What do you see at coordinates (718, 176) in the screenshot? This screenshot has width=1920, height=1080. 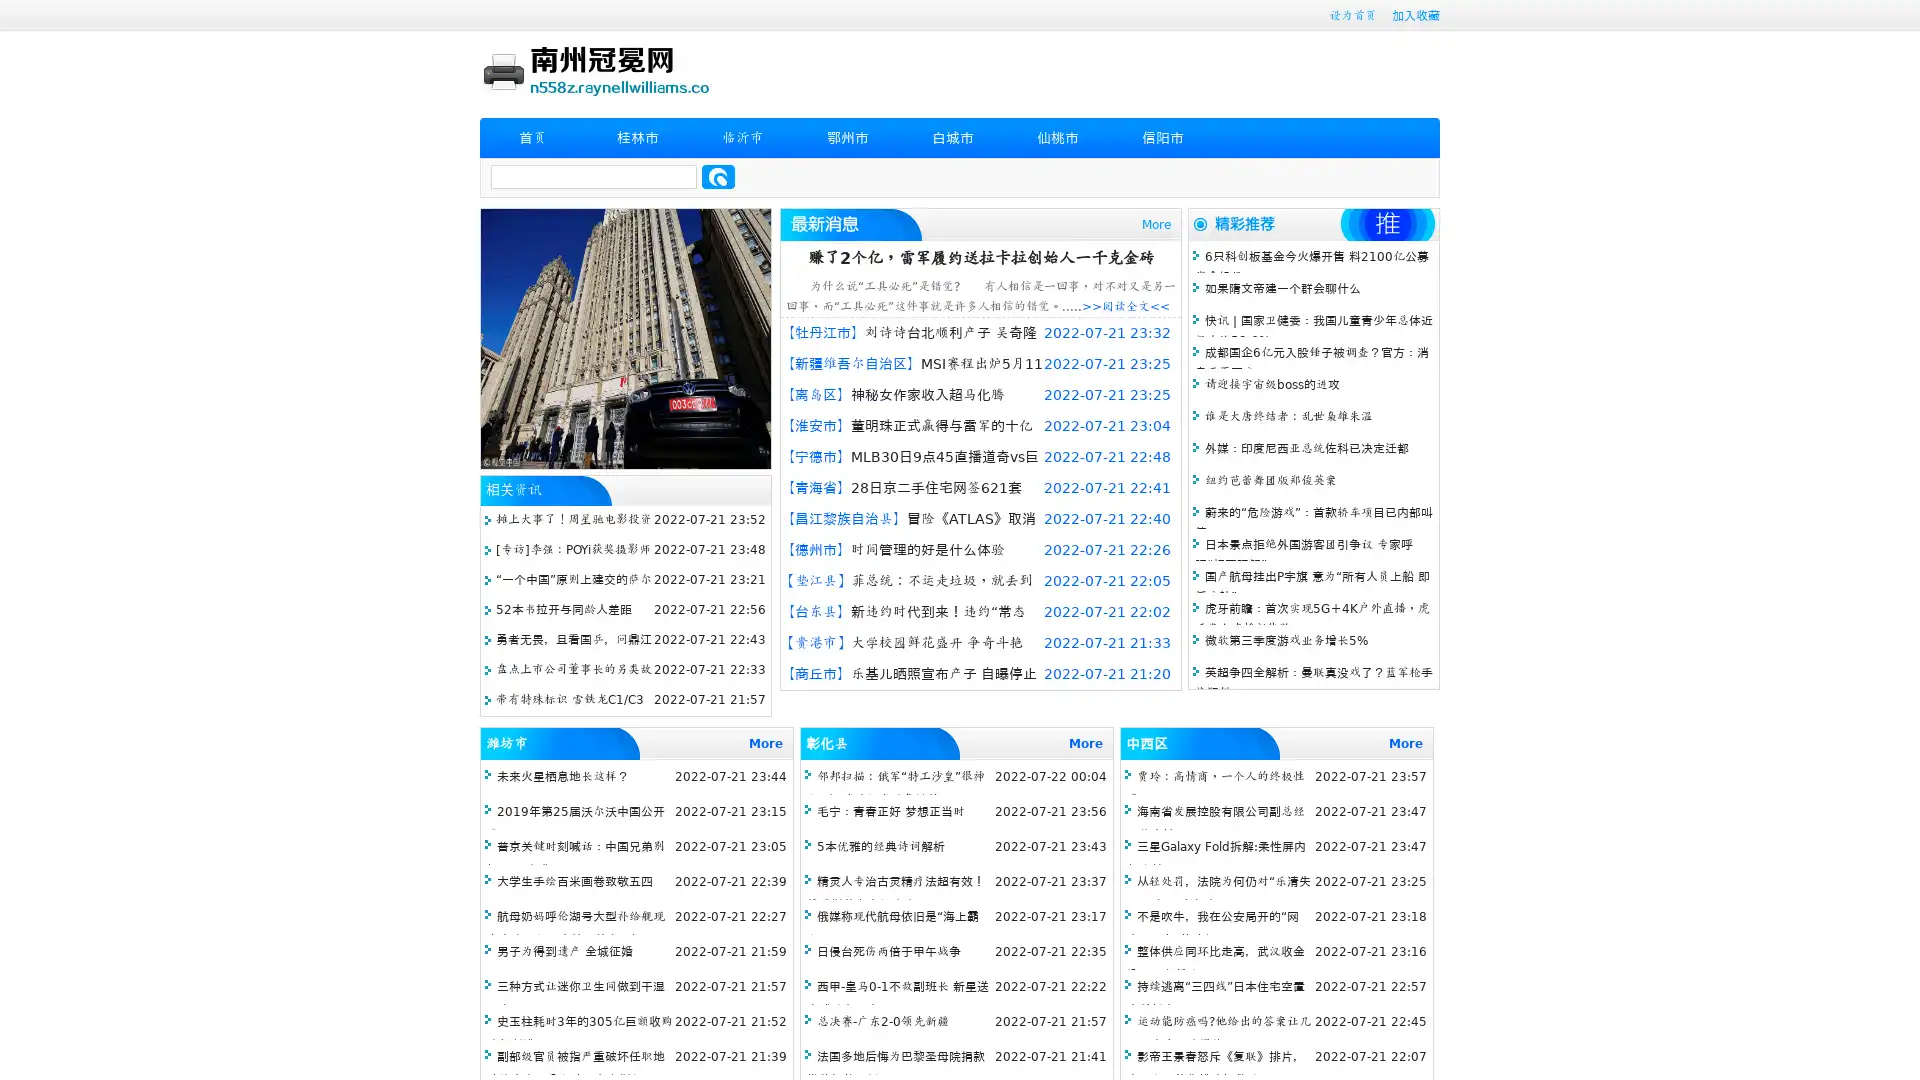 I see `Search` at bounding box center [718, 176].